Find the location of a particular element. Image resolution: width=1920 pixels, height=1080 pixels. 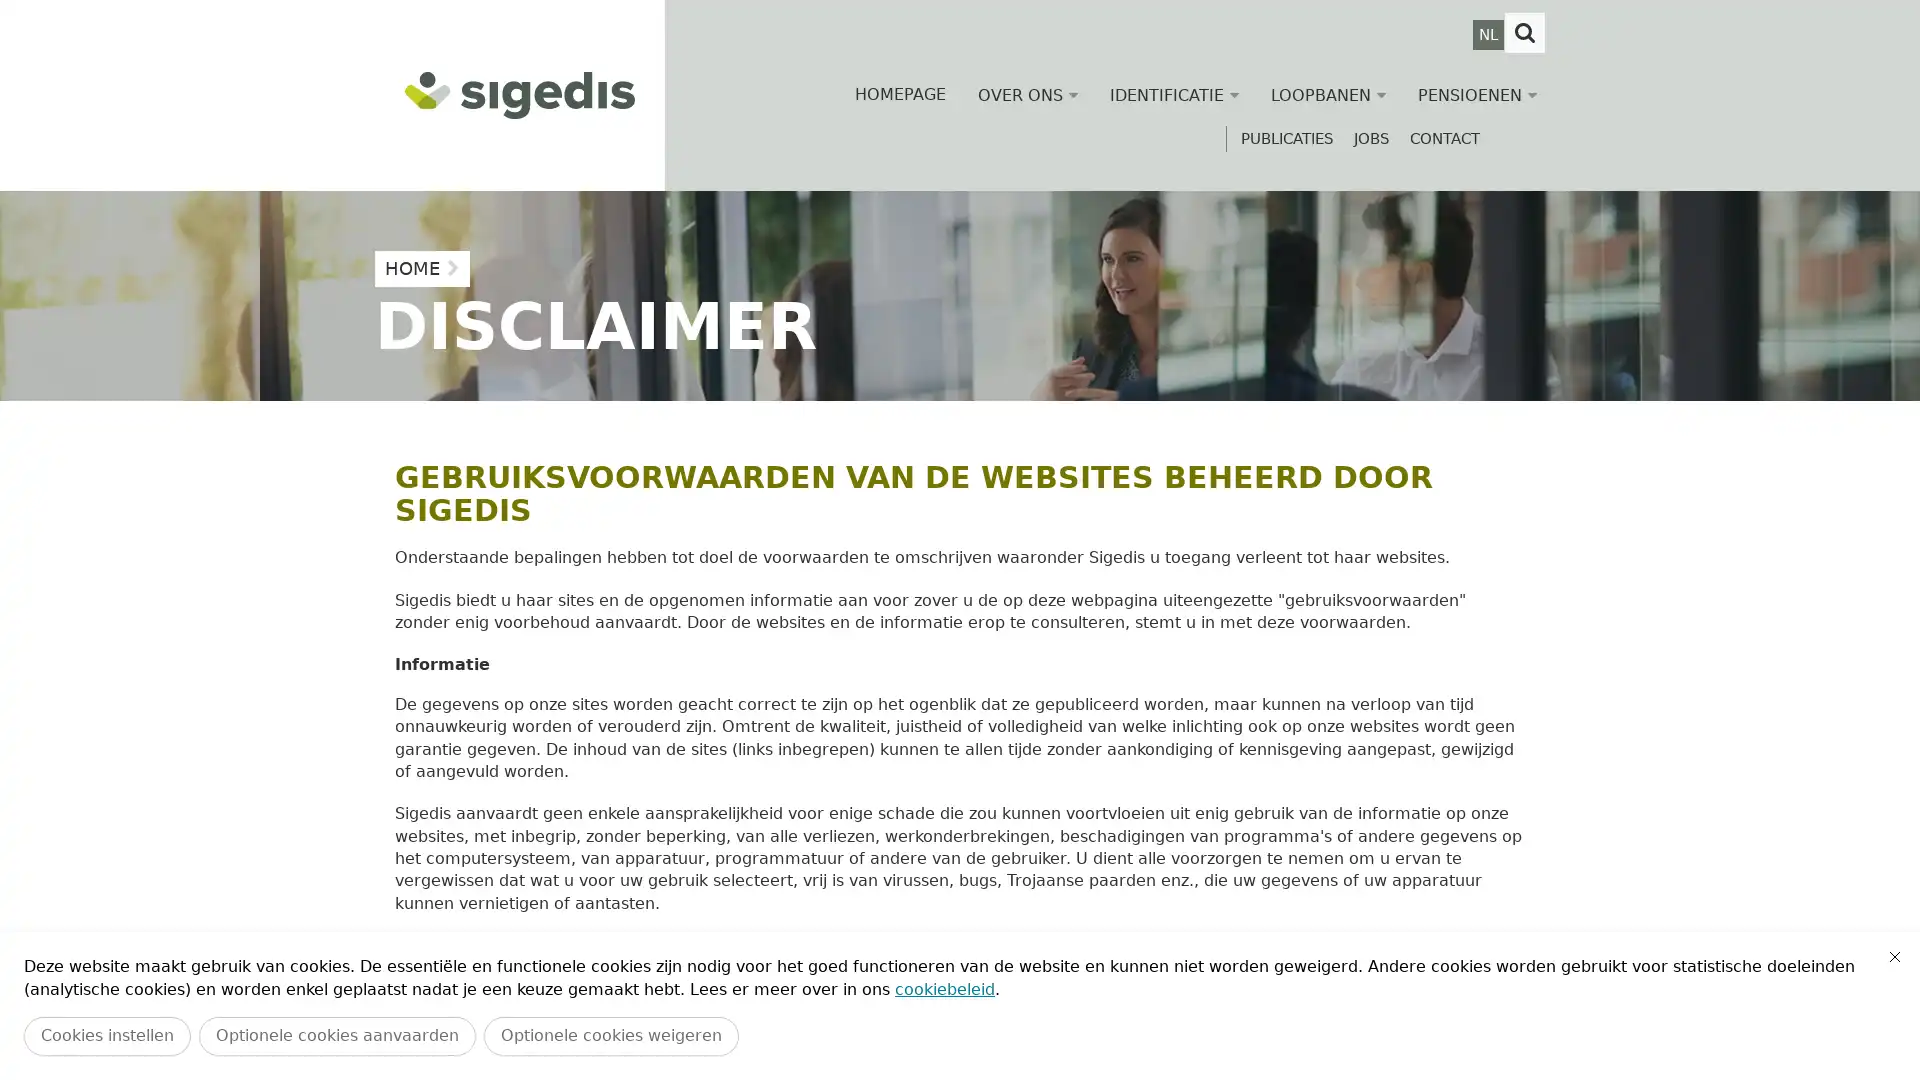

Sluiten is located at coordinates (1894, 955).